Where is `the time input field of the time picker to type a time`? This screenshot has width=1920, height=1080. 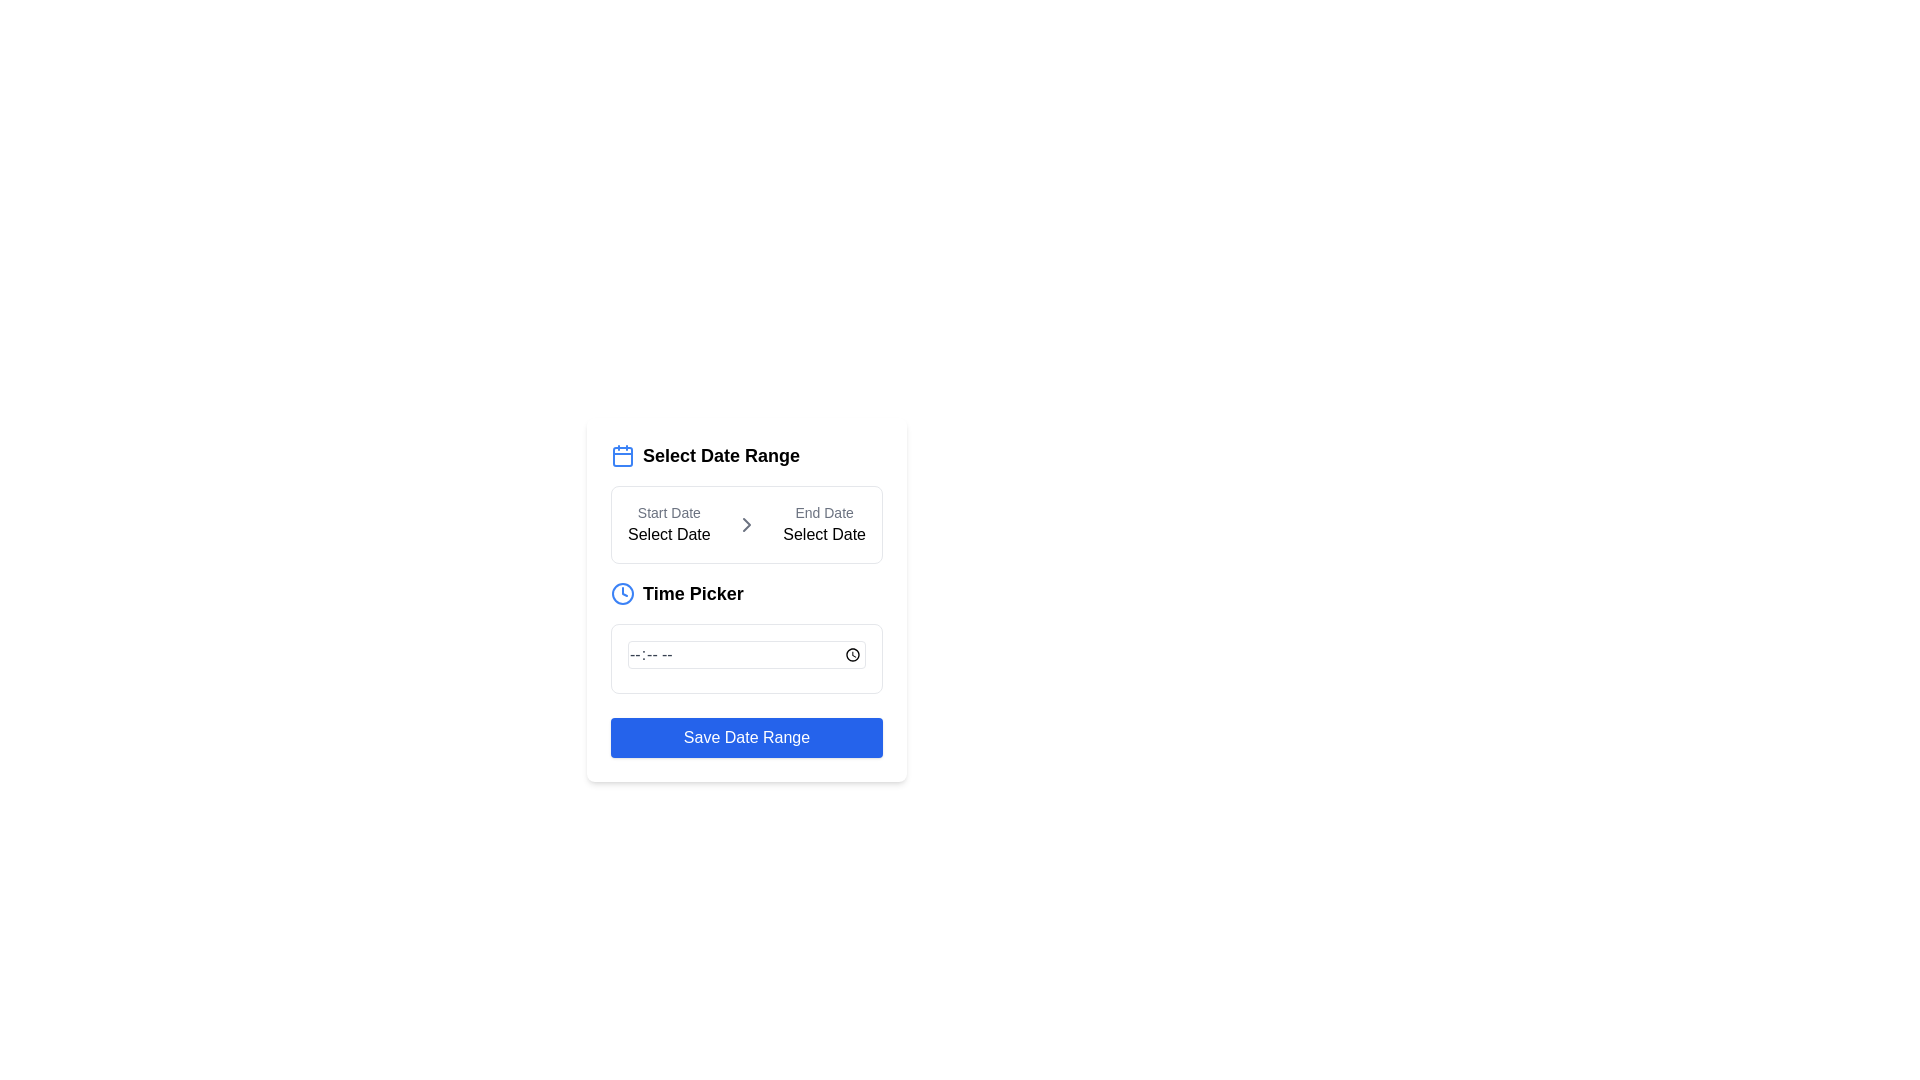
the time input field of the time picker to type a time is located at coordinates (746, 659).